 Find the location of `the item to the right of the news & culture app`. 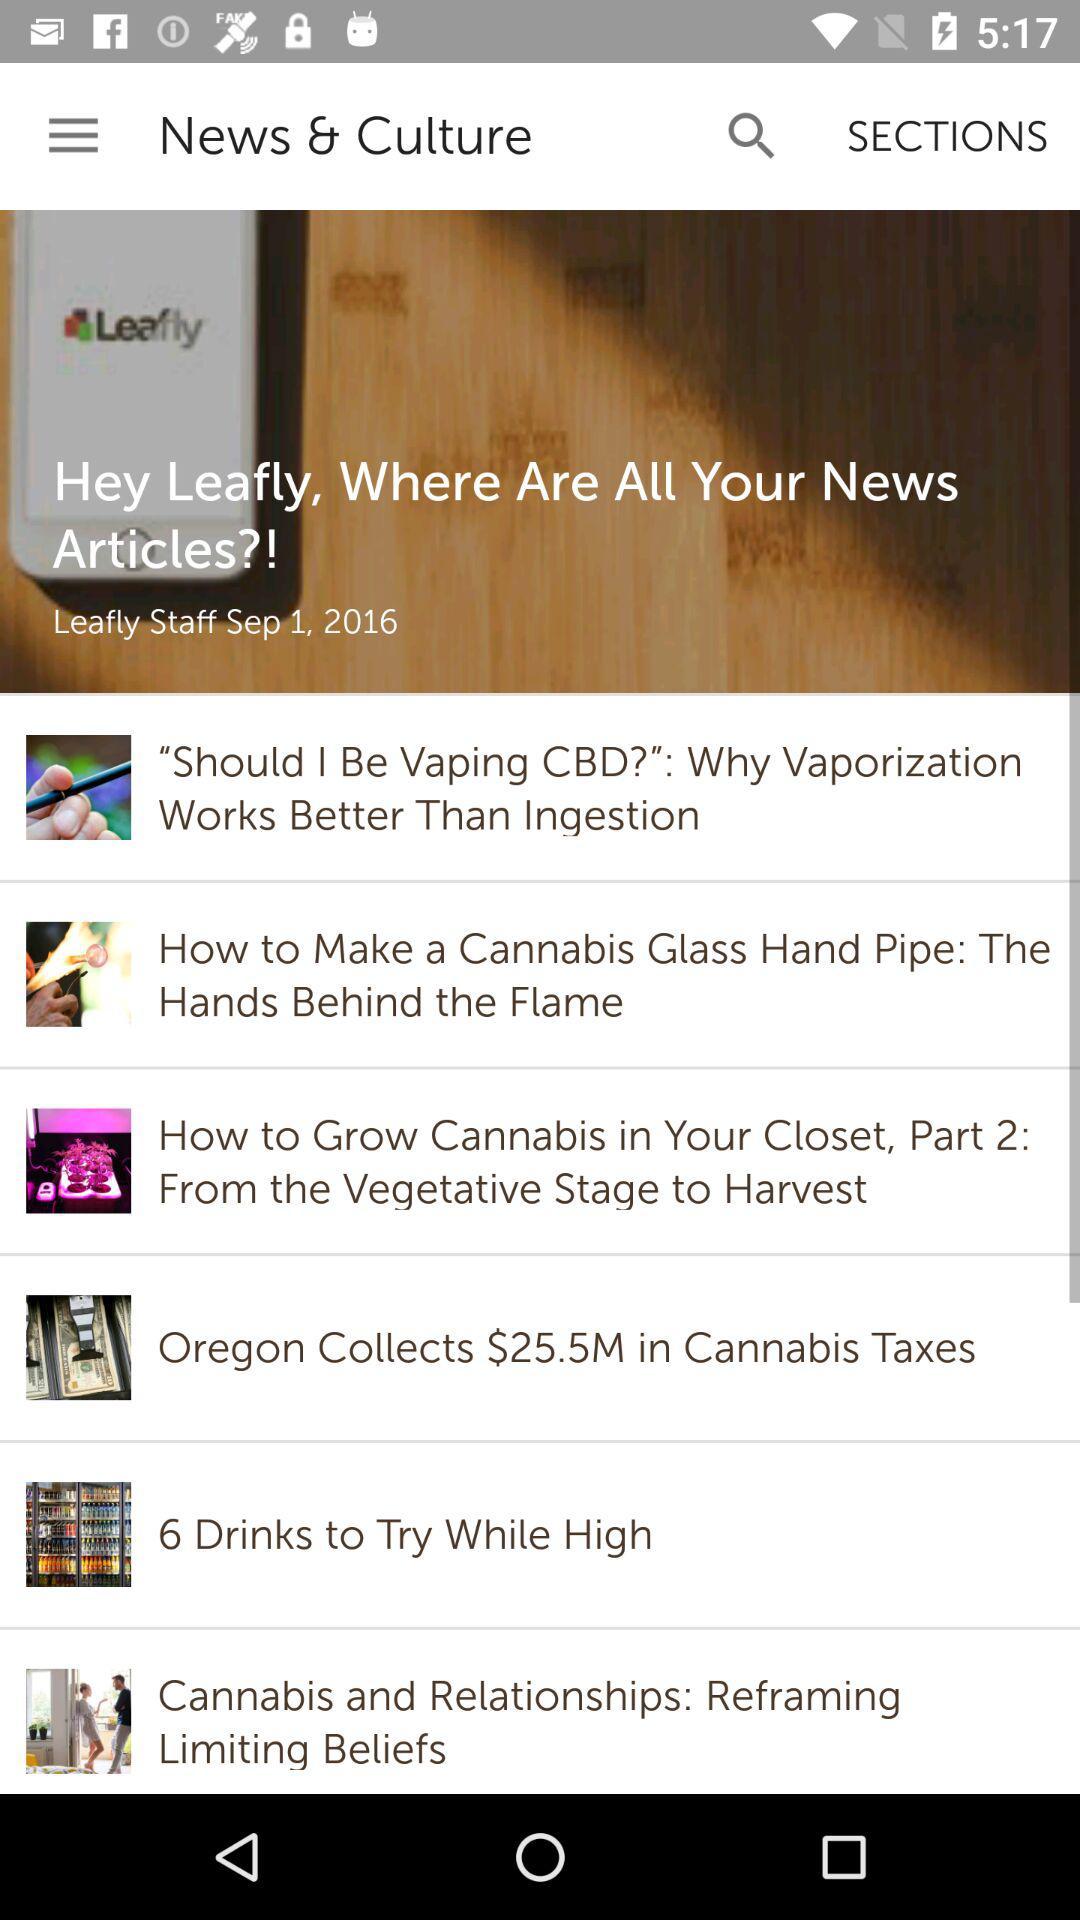

the item to the right of the news & culture app is located at coordinates (752, 135).